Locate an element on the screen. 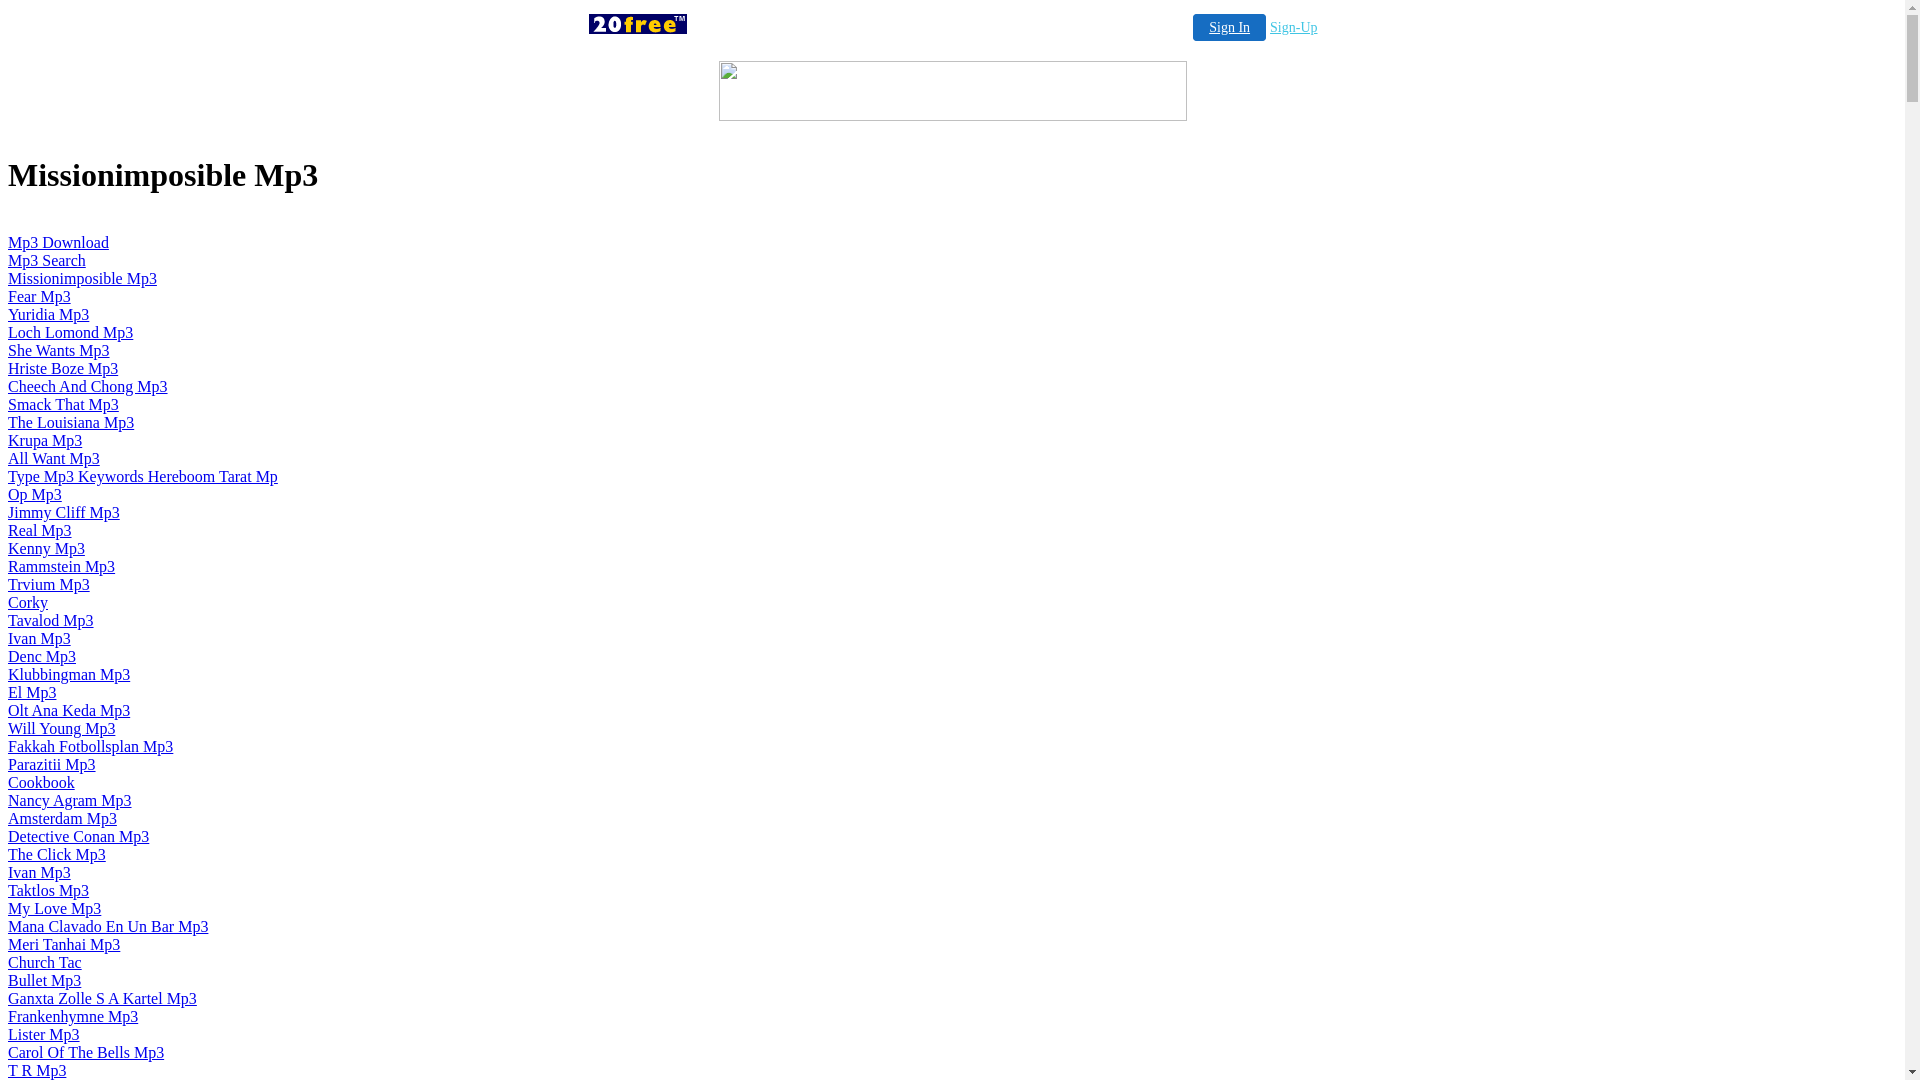  'Tavalod Mp3' is located at coordinates (51, 619).